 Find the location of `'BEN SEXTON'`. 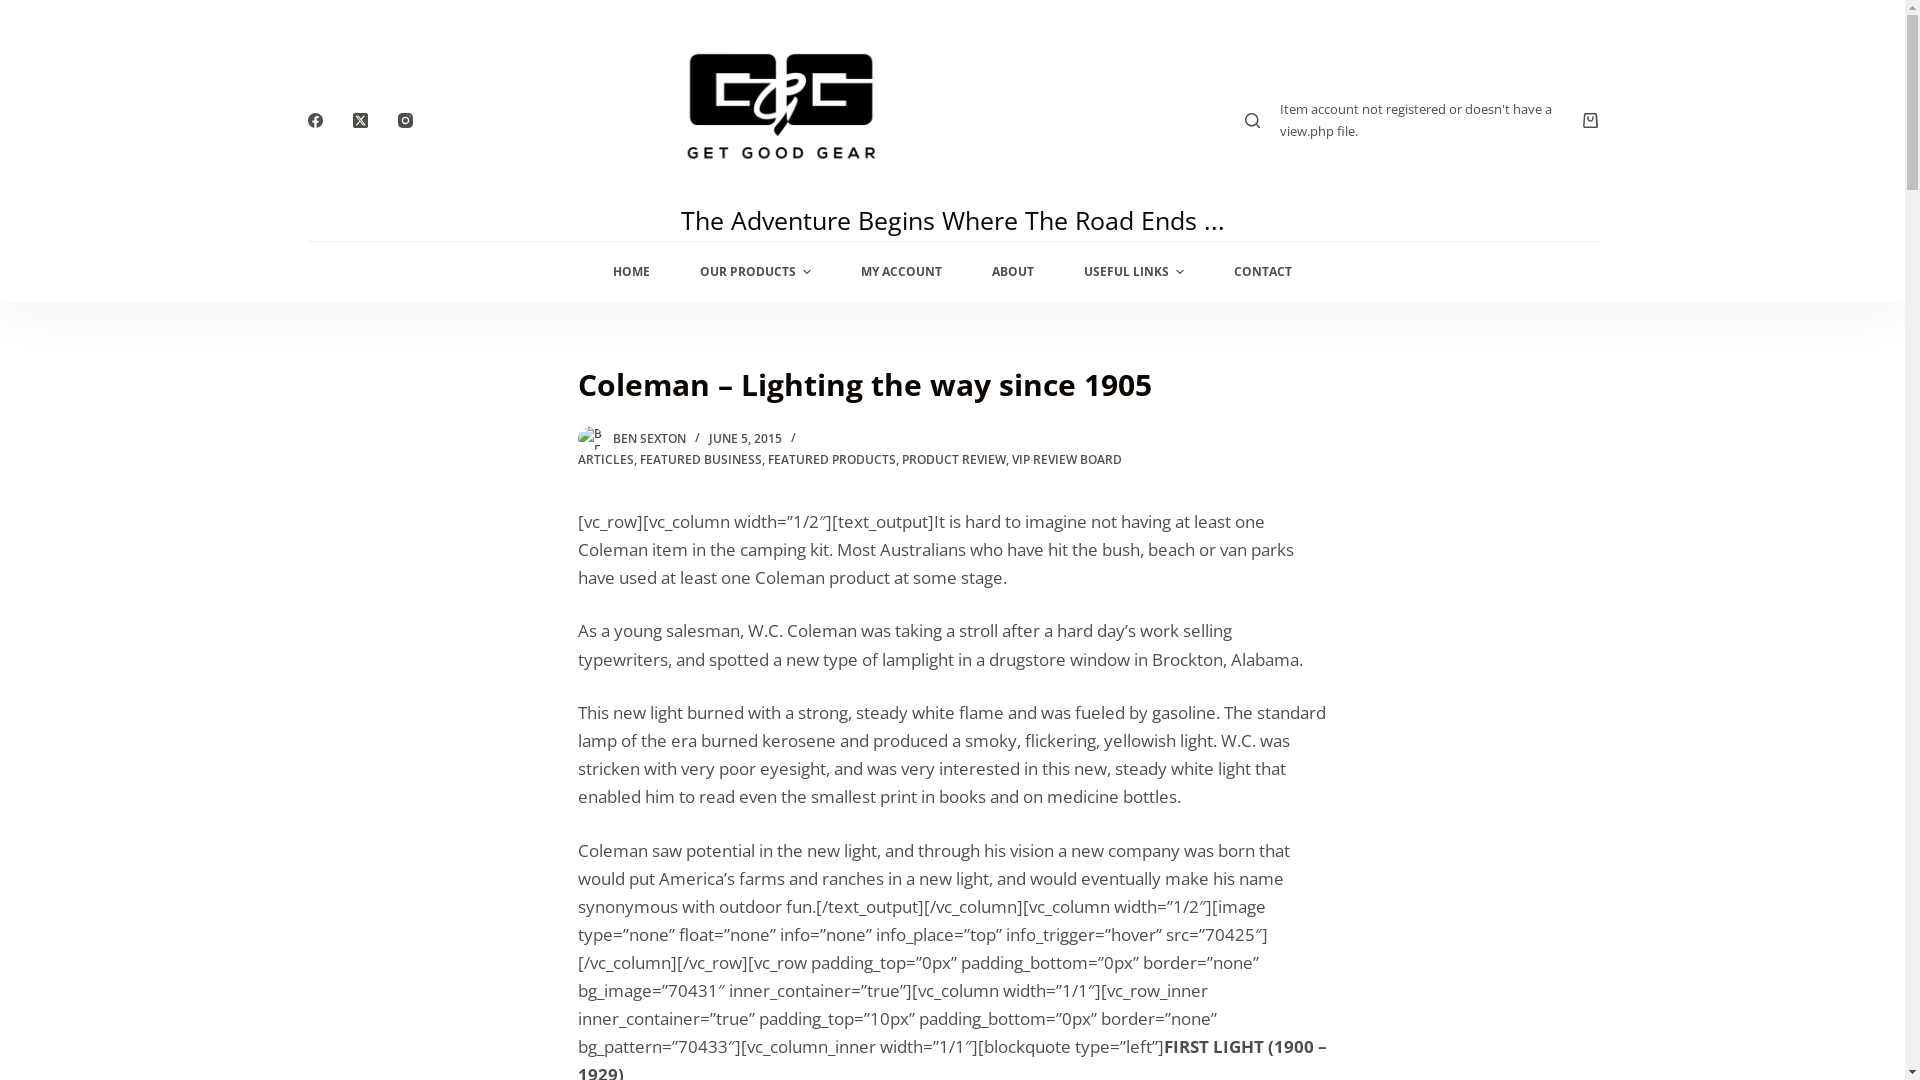

'BEN SEXTON' is located at coordinates (648, 437).